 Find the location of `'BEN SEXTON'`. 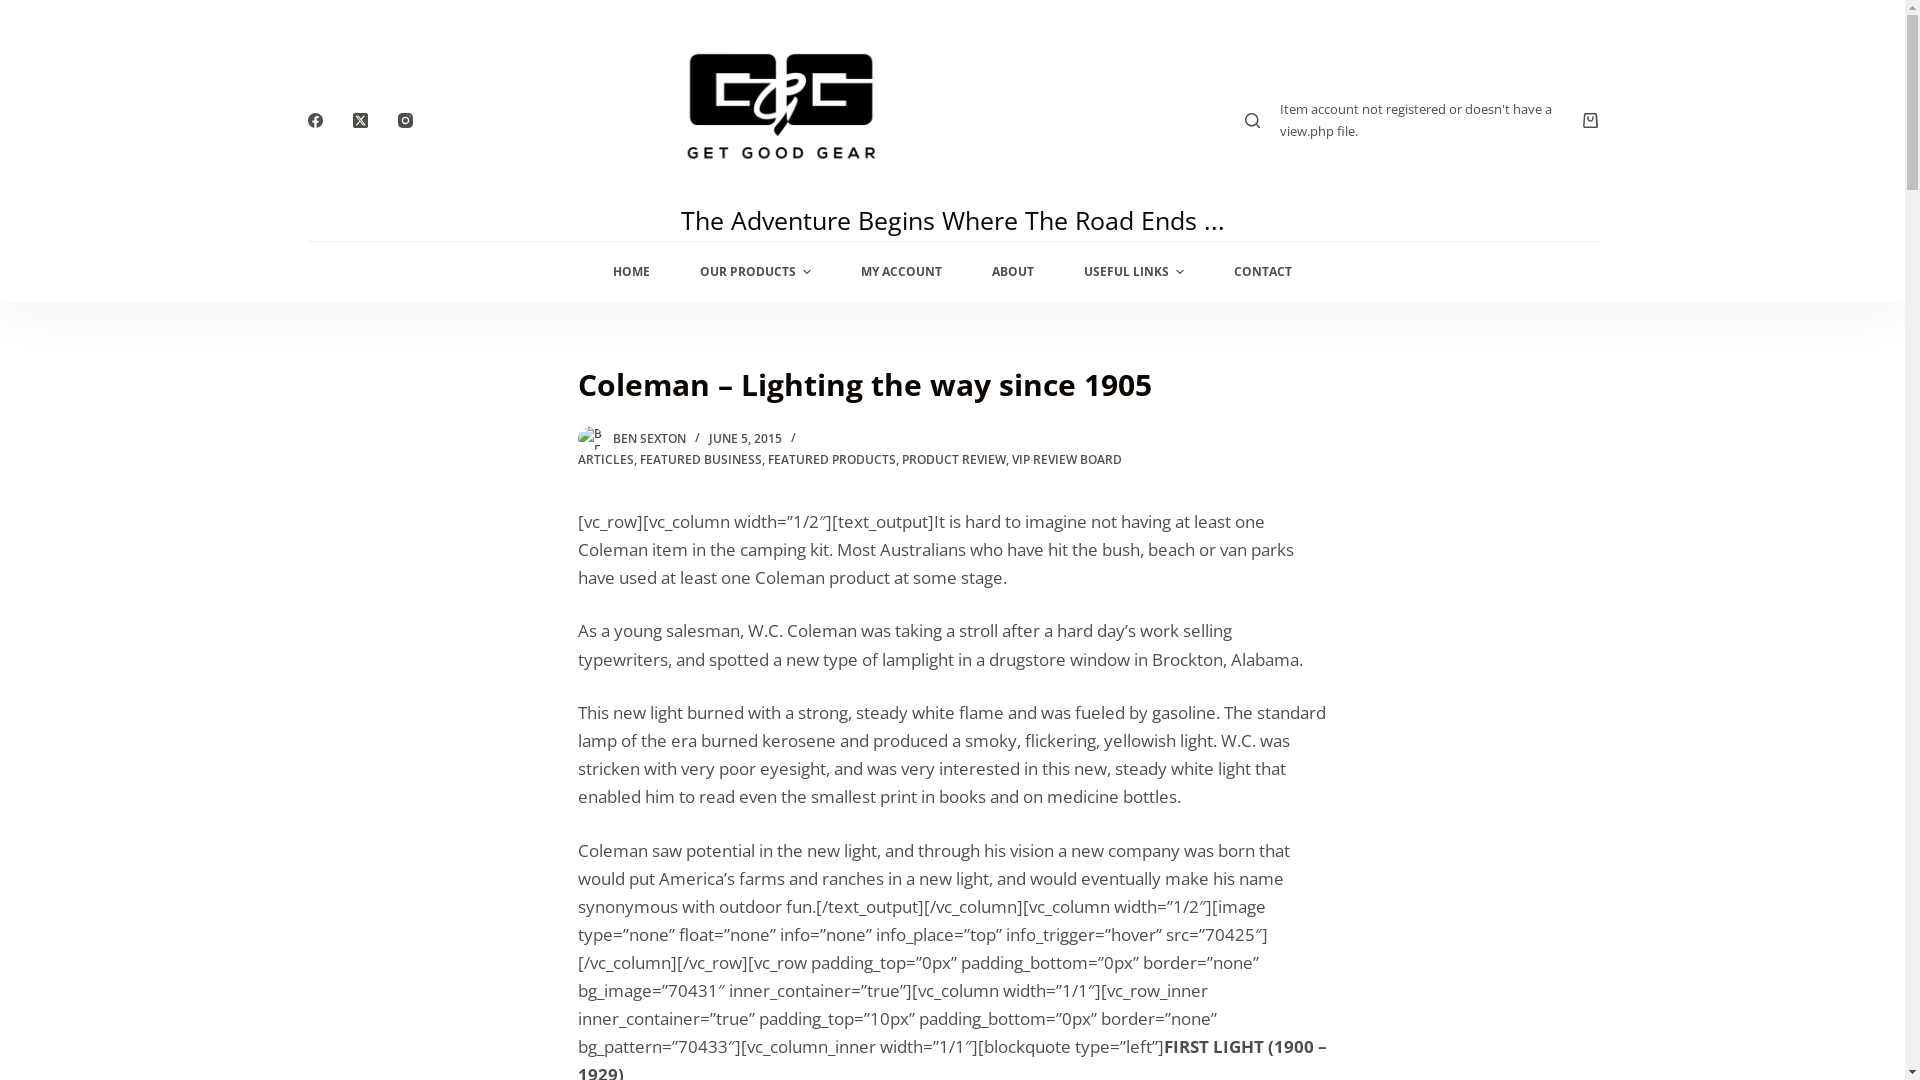

'BEN SEXTON' is located at coordinates (648, 437).